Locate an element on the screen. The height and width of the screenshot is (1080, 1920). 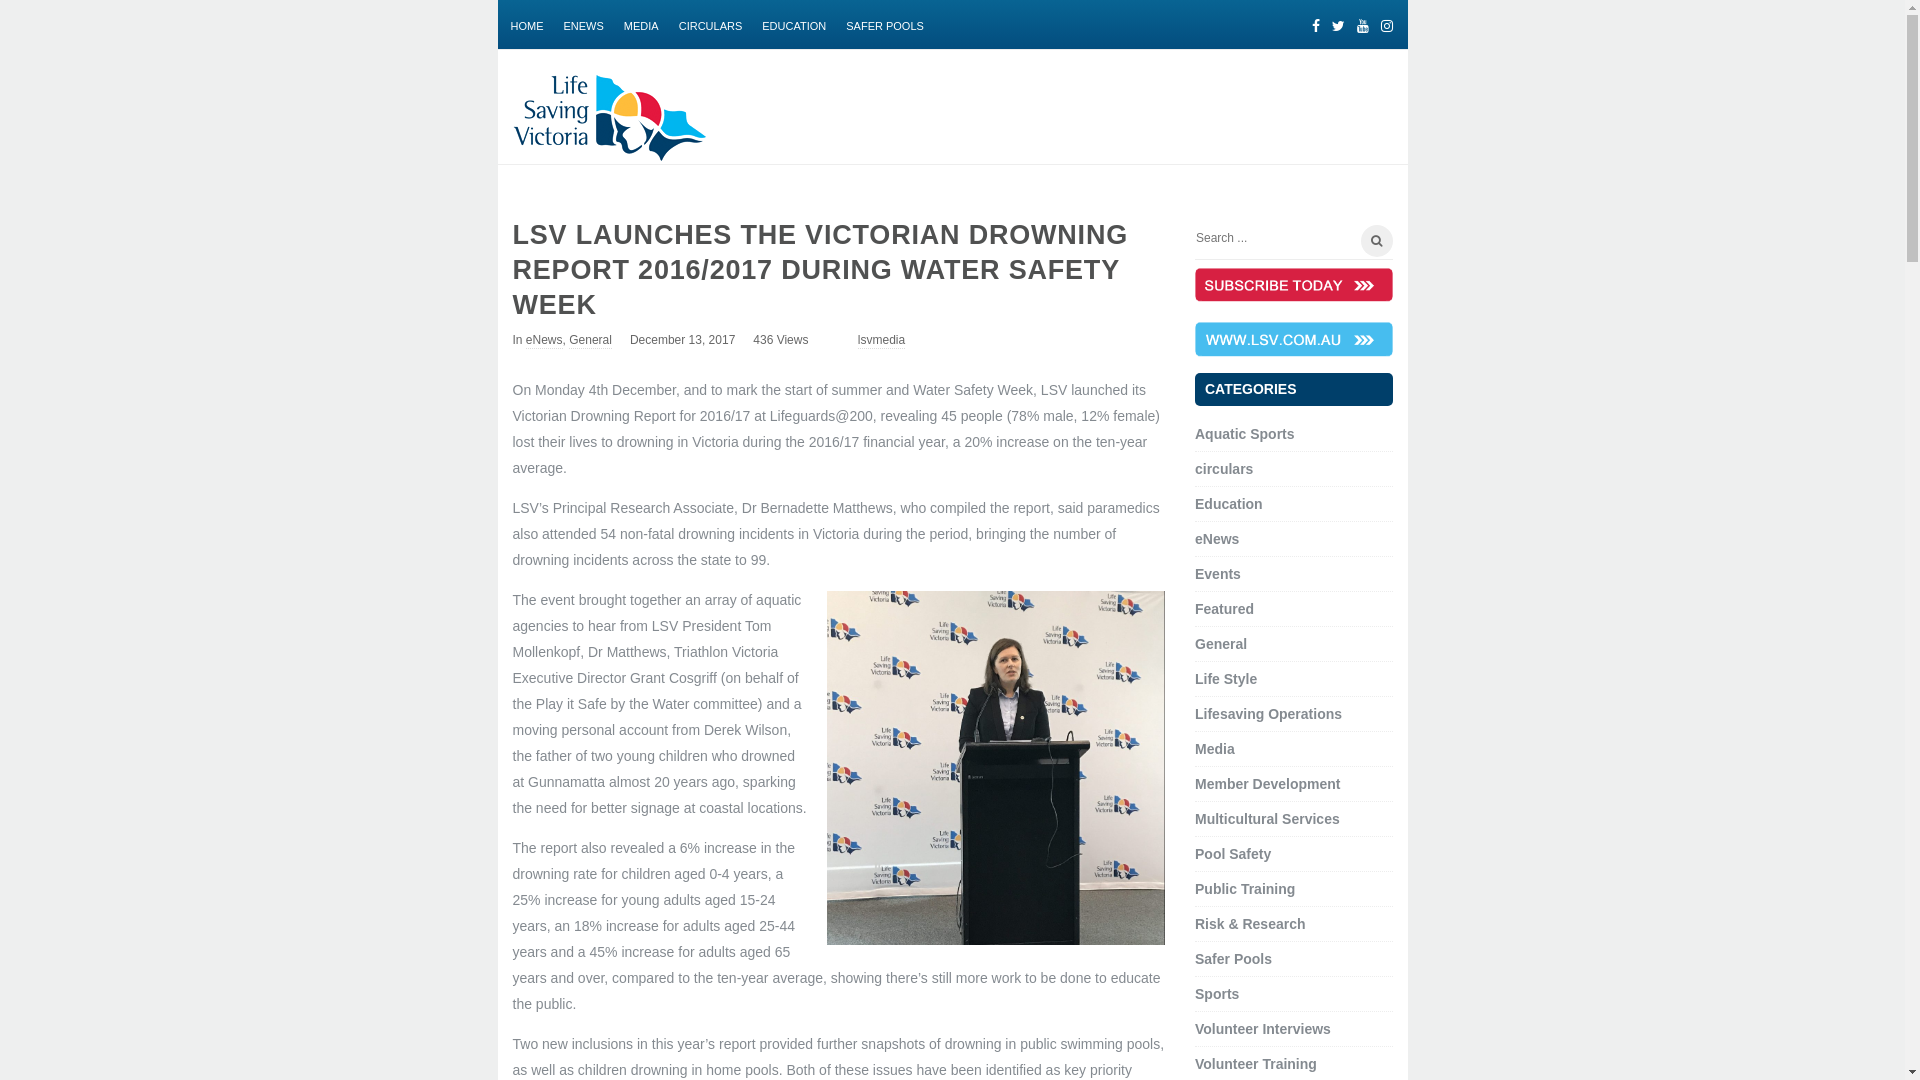
'General' is located at coordinates (568, 339).